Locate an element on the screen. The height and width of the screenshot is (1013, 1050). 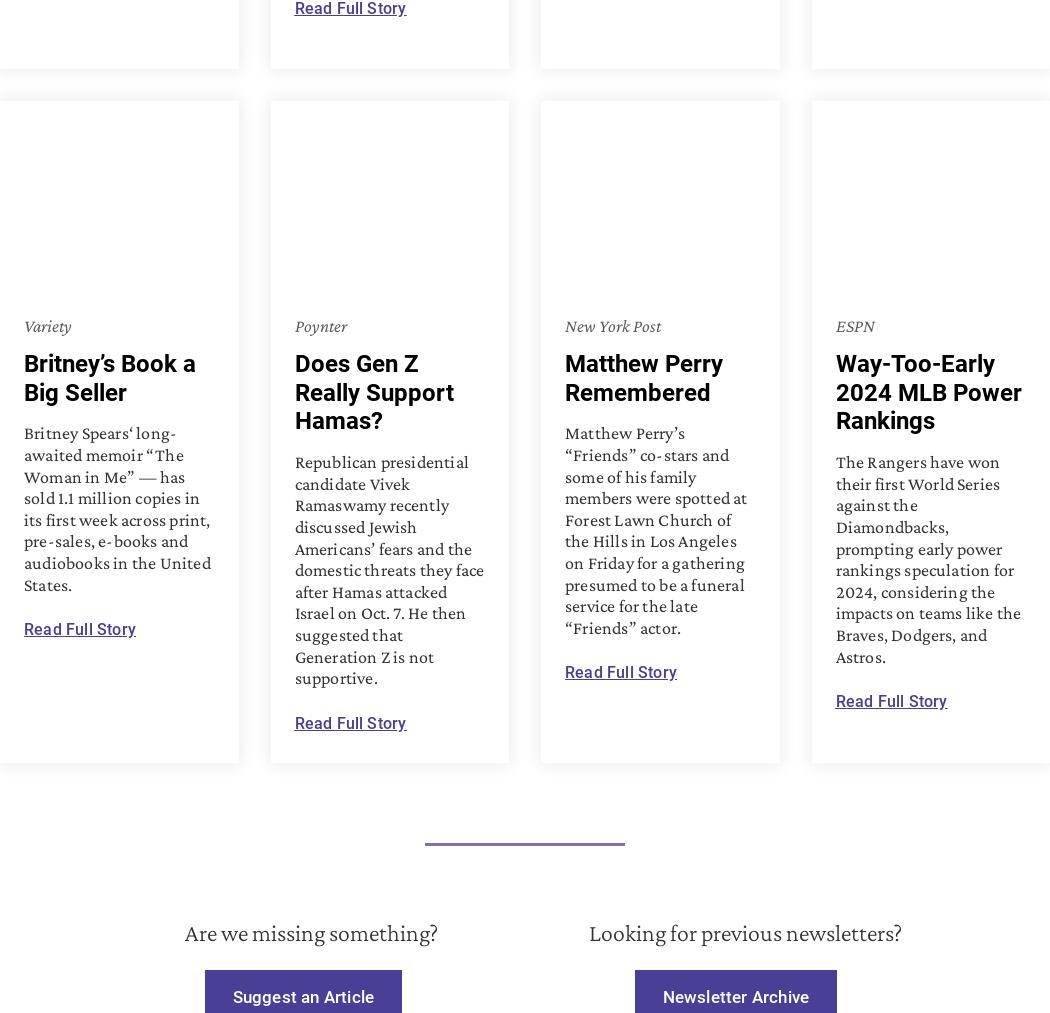
'Britney Spears‘ long-awaited memoir “The Woman in Me” — has sold 1.1 million copies in its first week across print, pre-sales, e-books and audiobooks in the United States.' is located at coordinates (115, 508).